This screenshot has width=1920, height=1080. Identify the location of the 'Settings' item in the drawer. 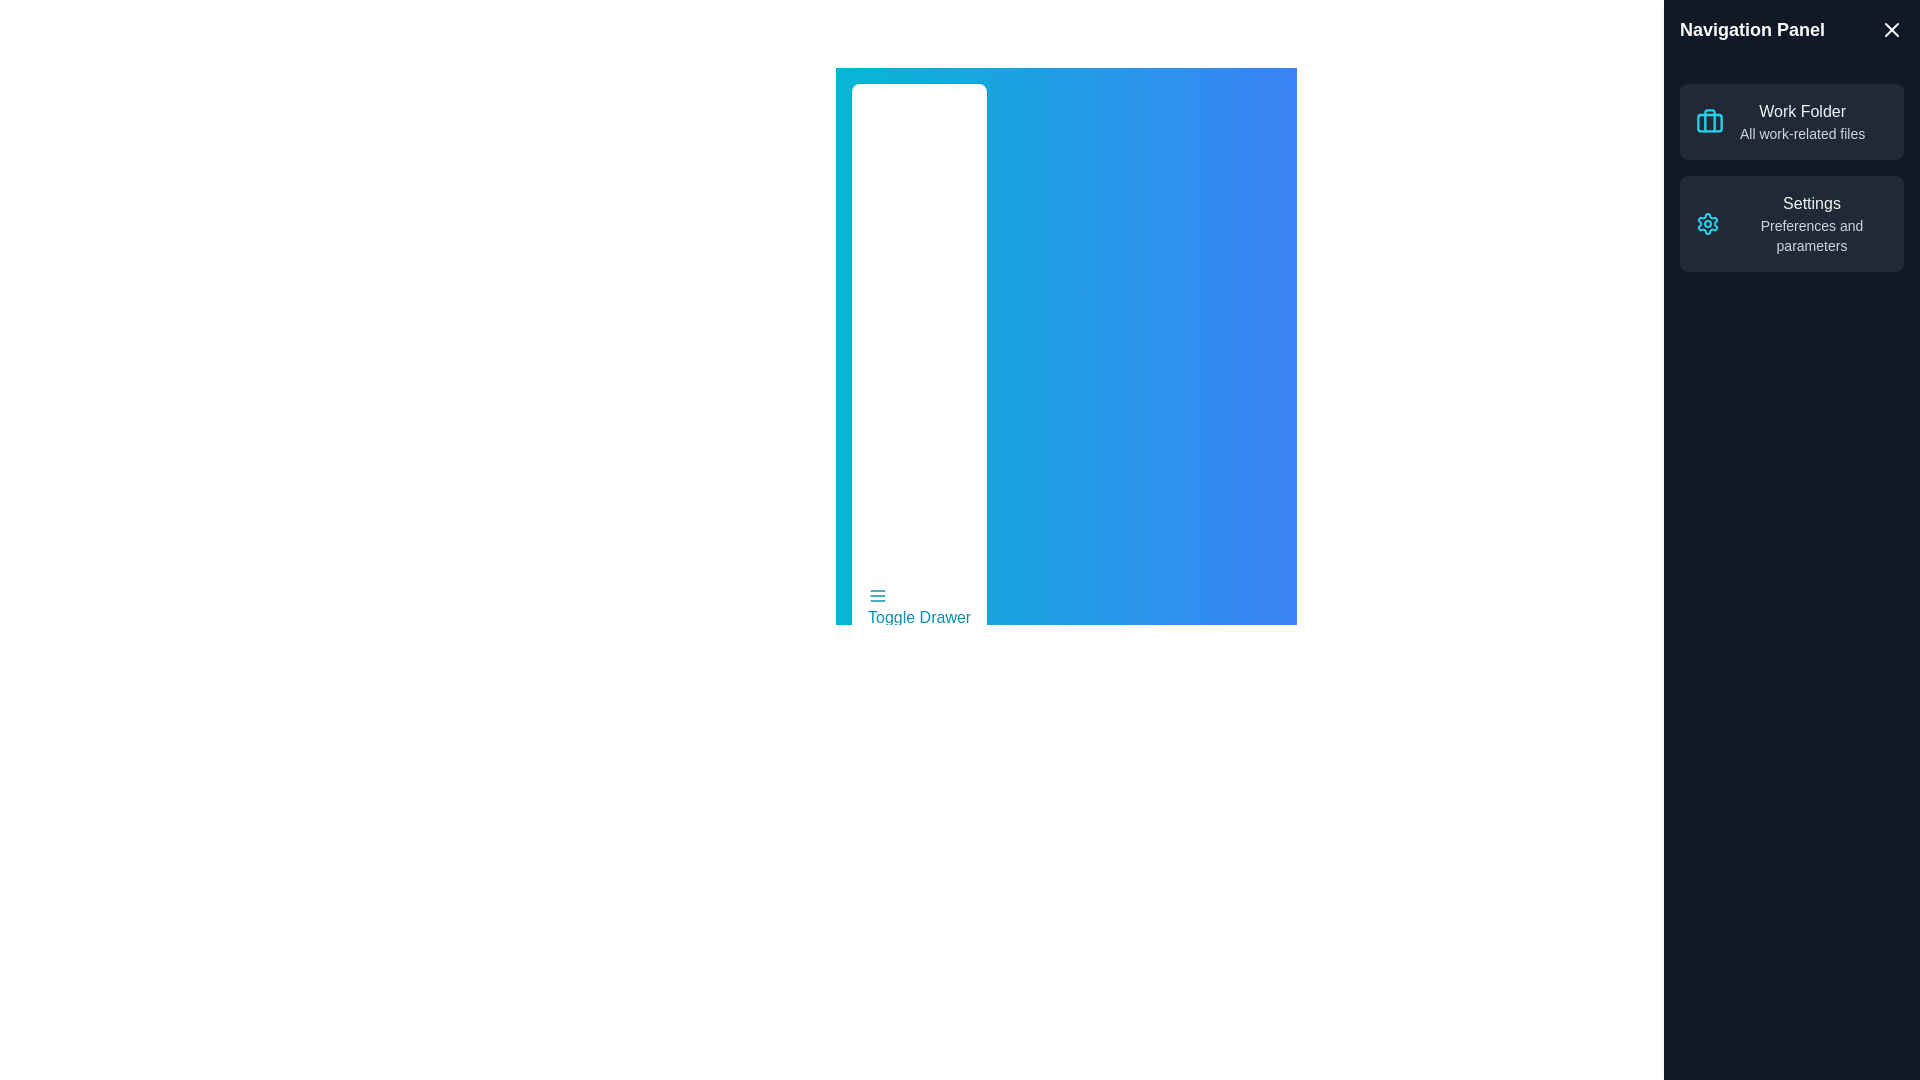
(1811, 223).